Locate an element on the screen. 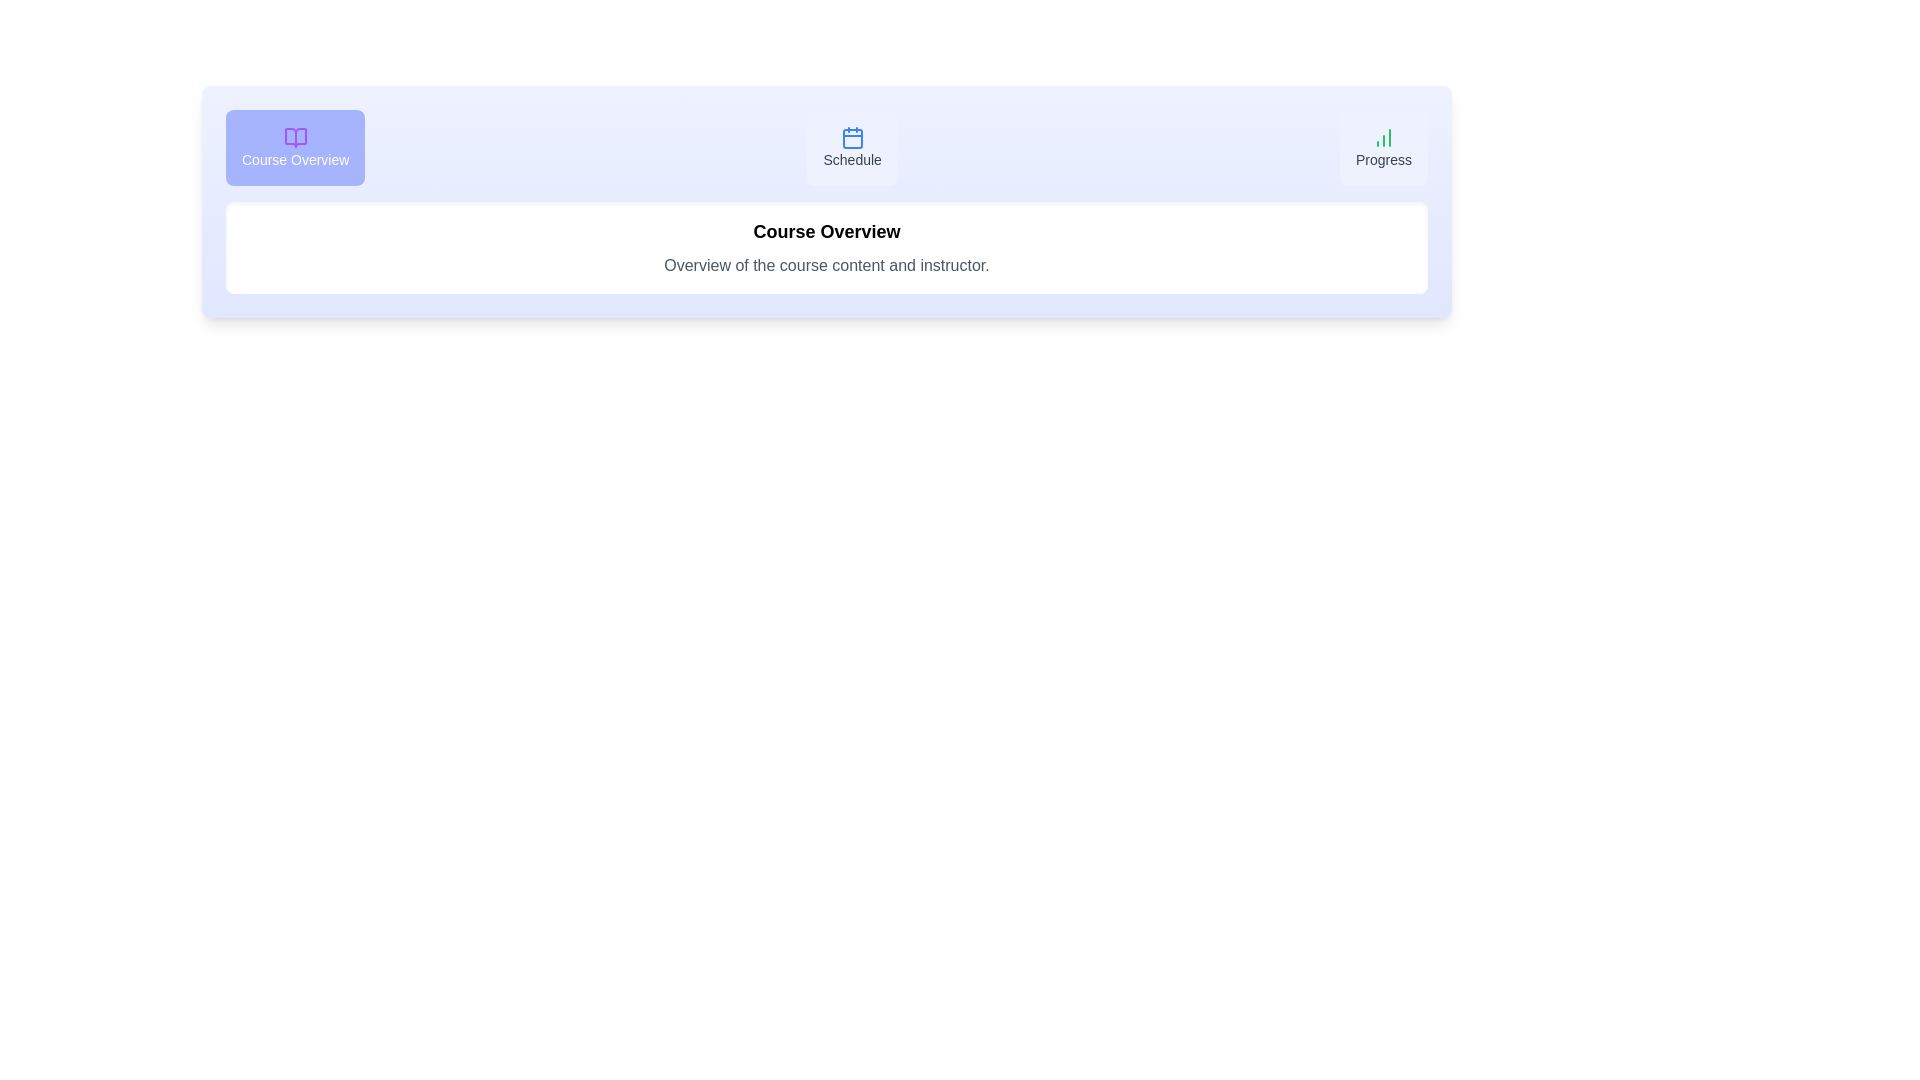  the tab labeled Progress to view its content is located at coordinates (1382, 146).